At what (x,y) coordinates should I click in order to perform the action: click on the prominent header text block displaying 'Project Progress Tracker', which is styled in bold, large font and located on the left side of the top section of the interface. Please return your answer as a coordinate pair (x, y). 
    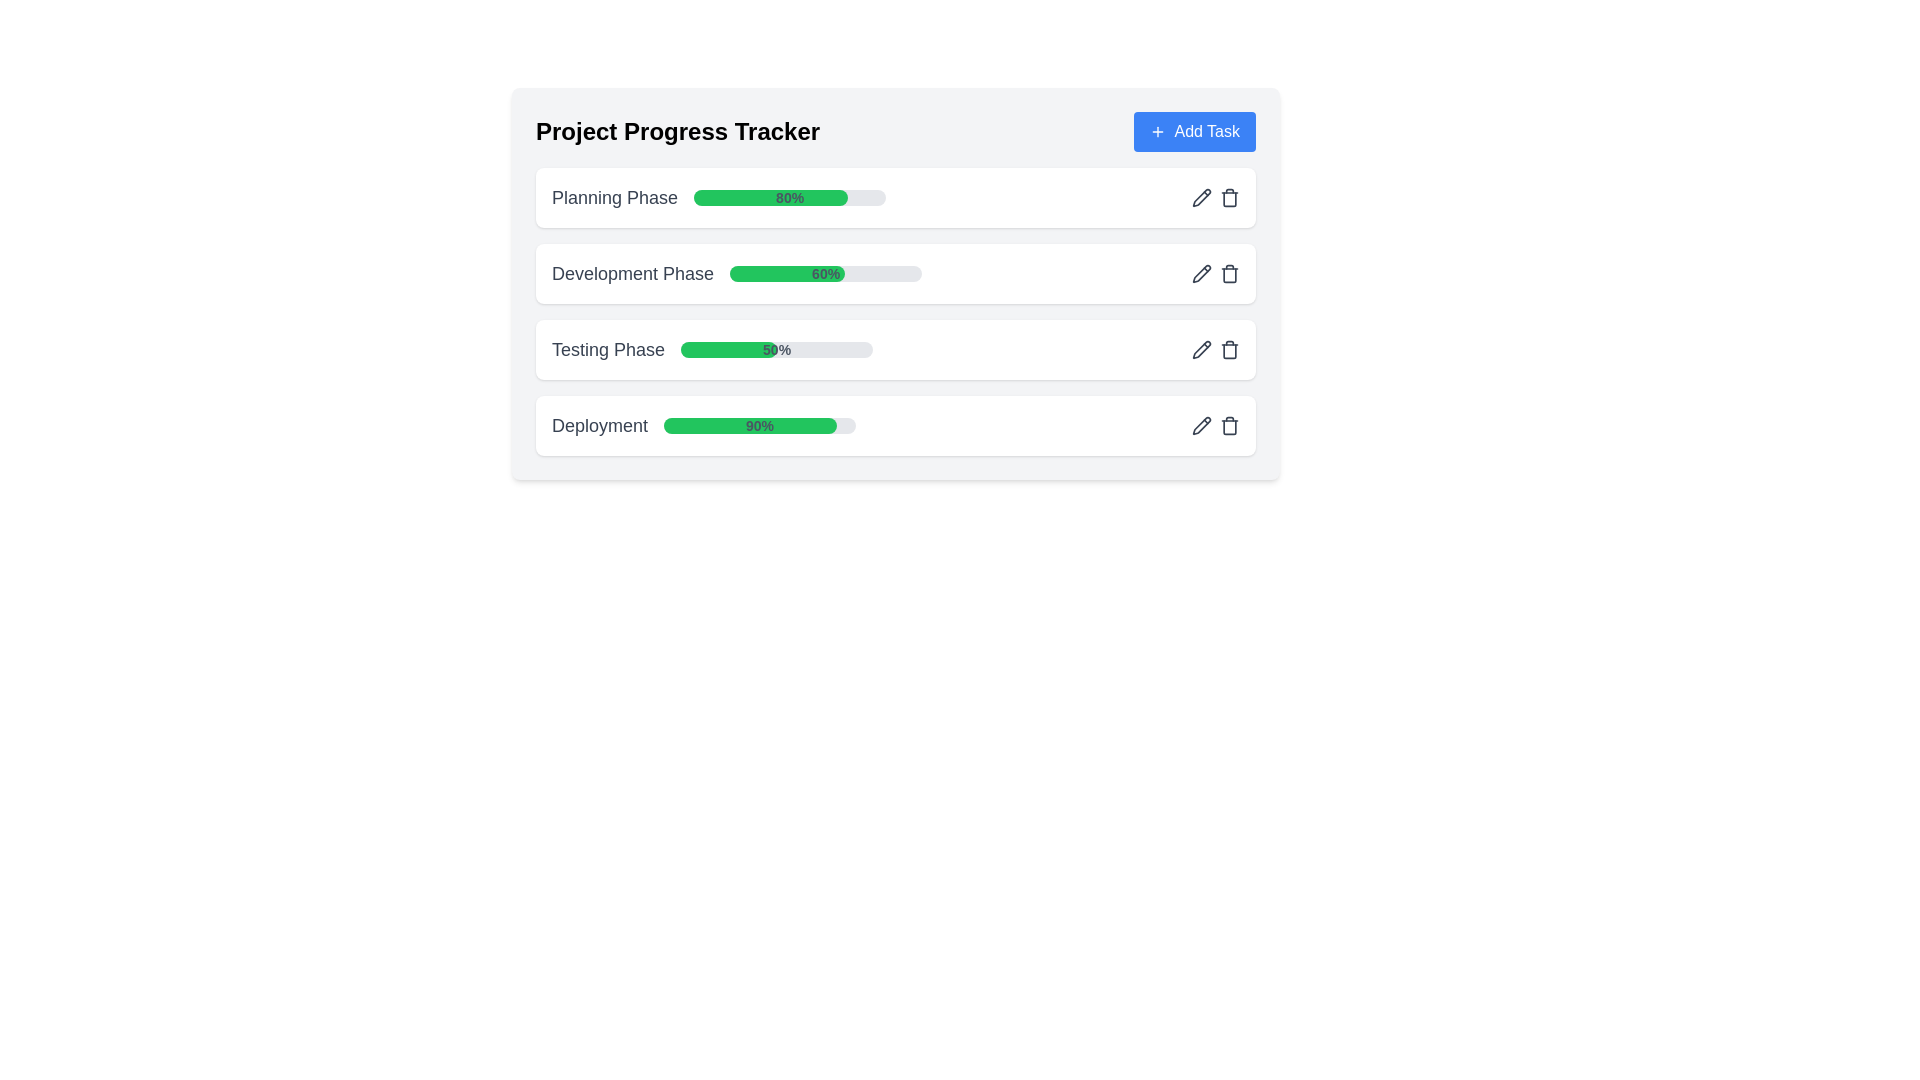
    Looking at the image, I should click on (678, 131).